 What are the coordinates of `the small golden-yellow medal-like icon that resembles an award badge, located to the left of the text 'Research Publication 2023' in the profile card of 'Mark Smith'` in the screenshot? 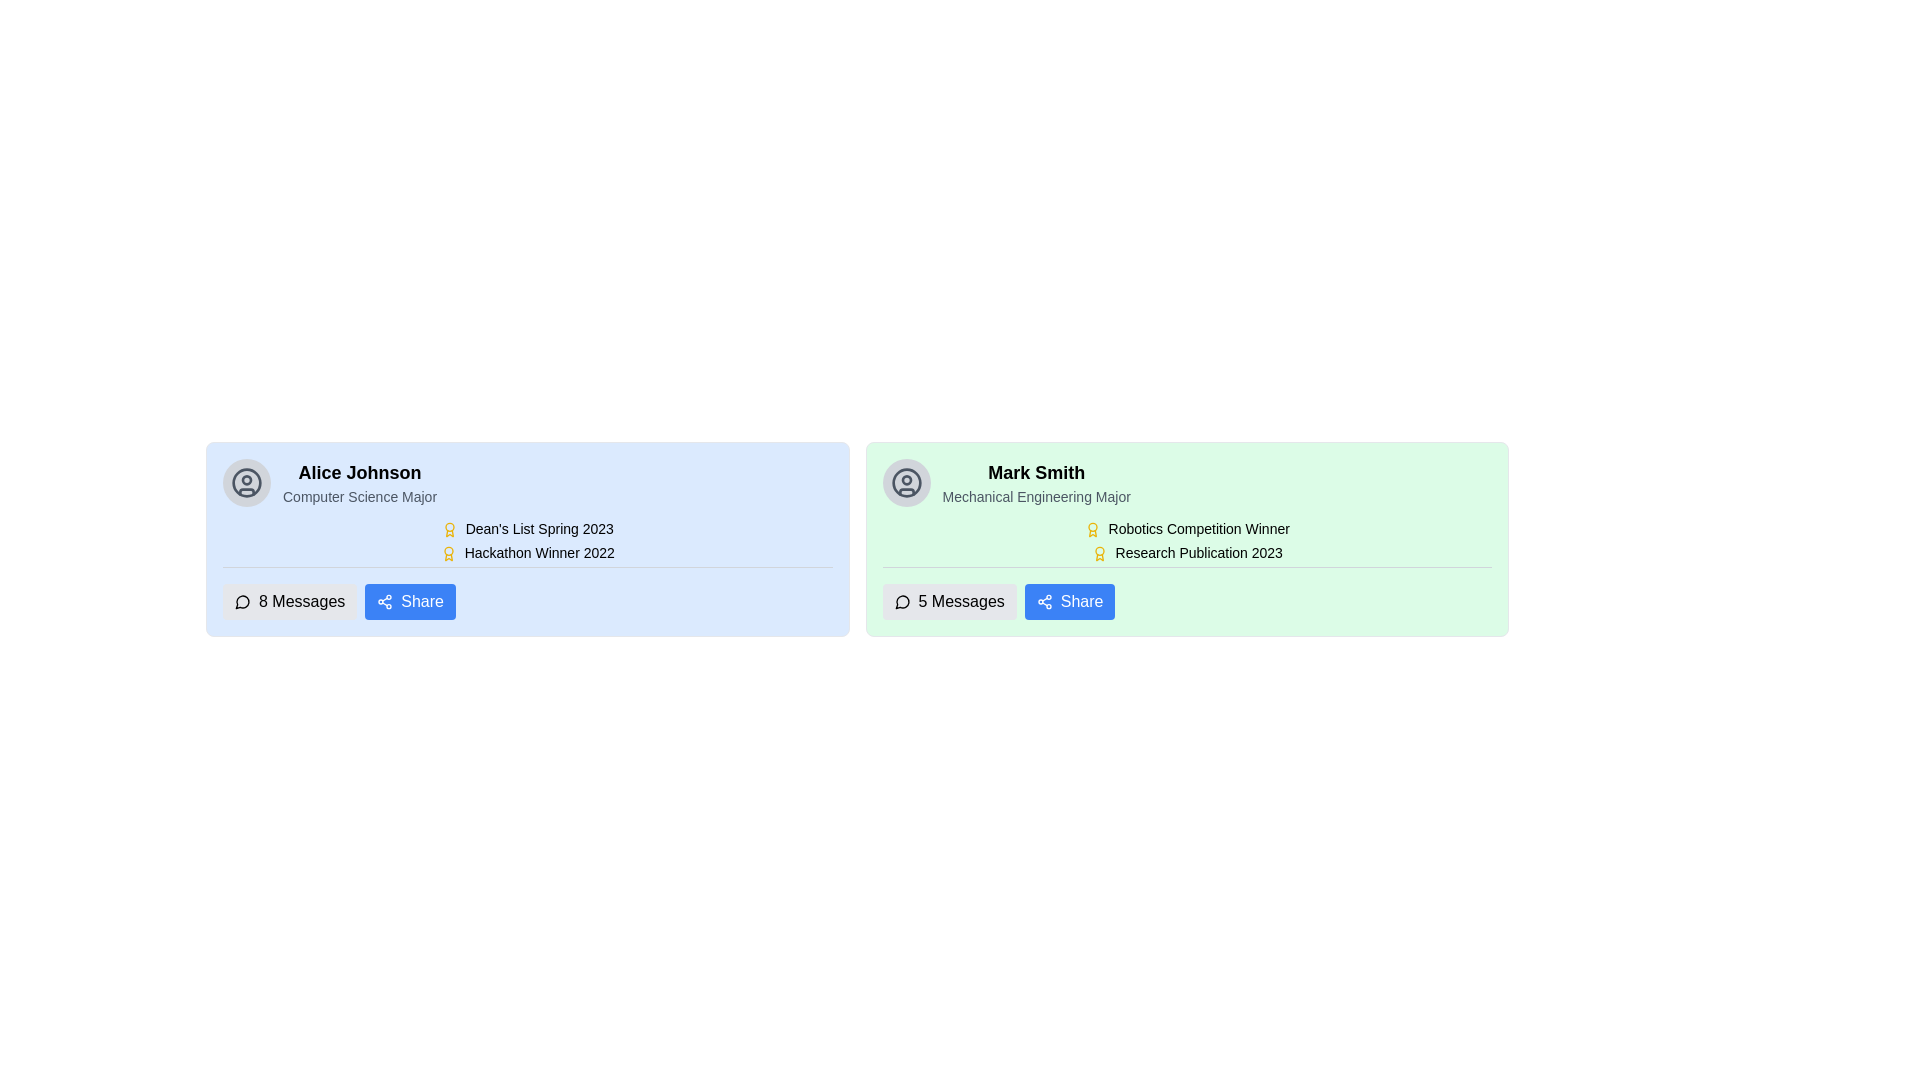 It's located at (1098, 554).